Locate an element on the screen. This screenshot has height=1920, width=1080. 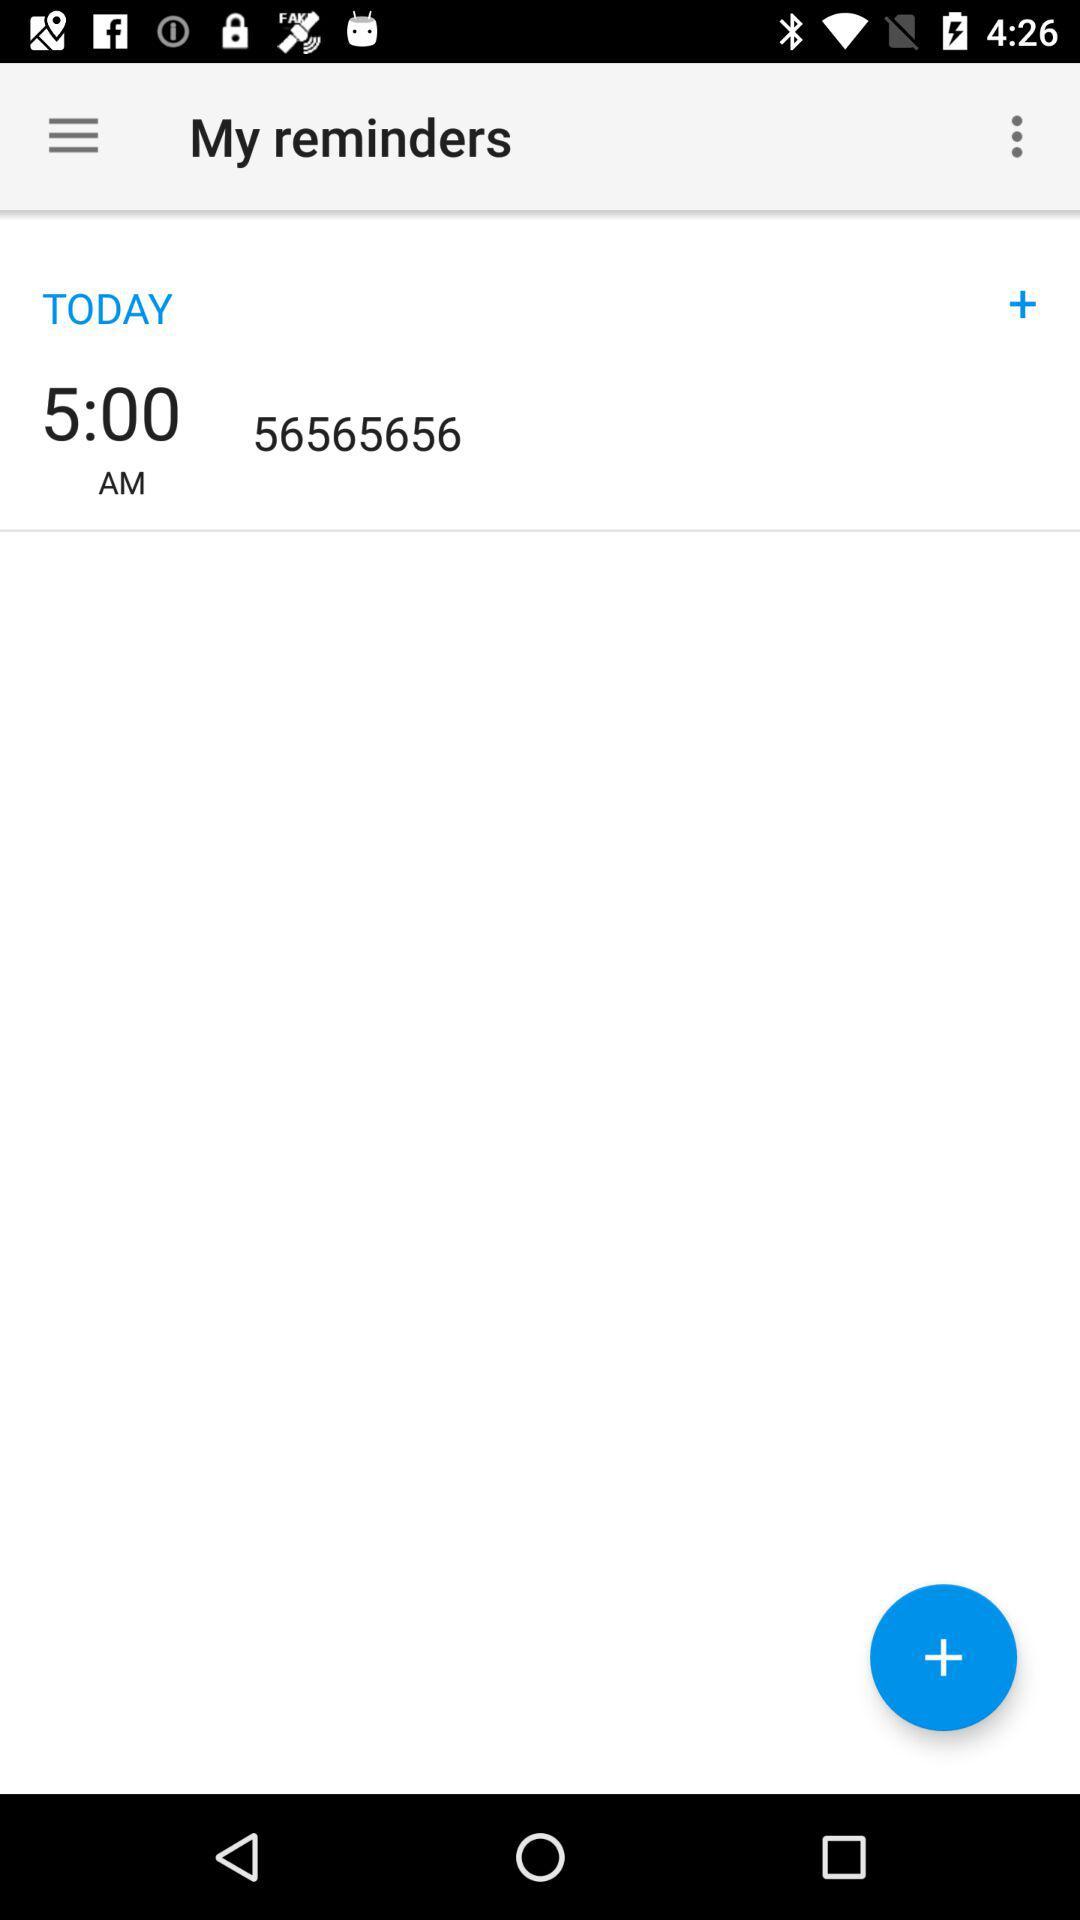
item next to the today icon is located at coordinates (1022, 282).